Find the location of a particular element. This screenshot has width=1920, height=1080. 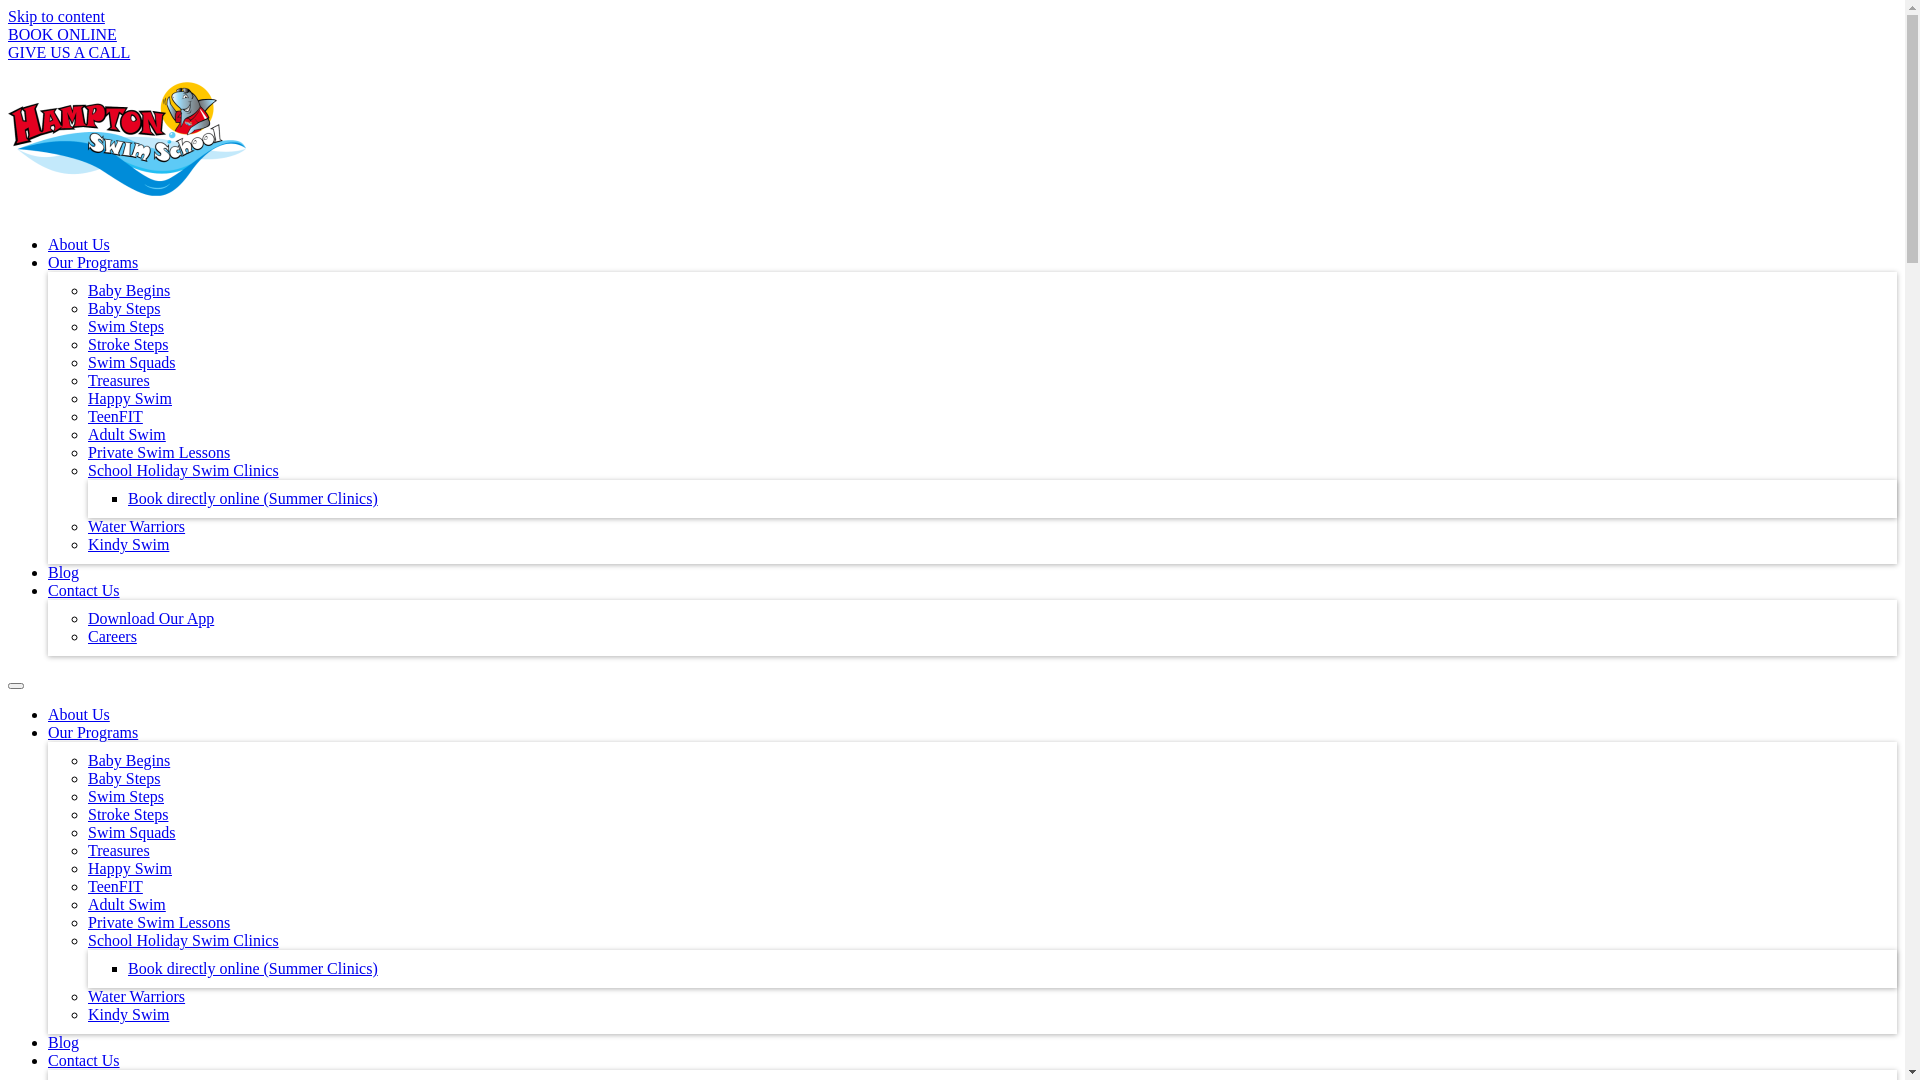

'Download Our App' is located at coordinates (149, 617).